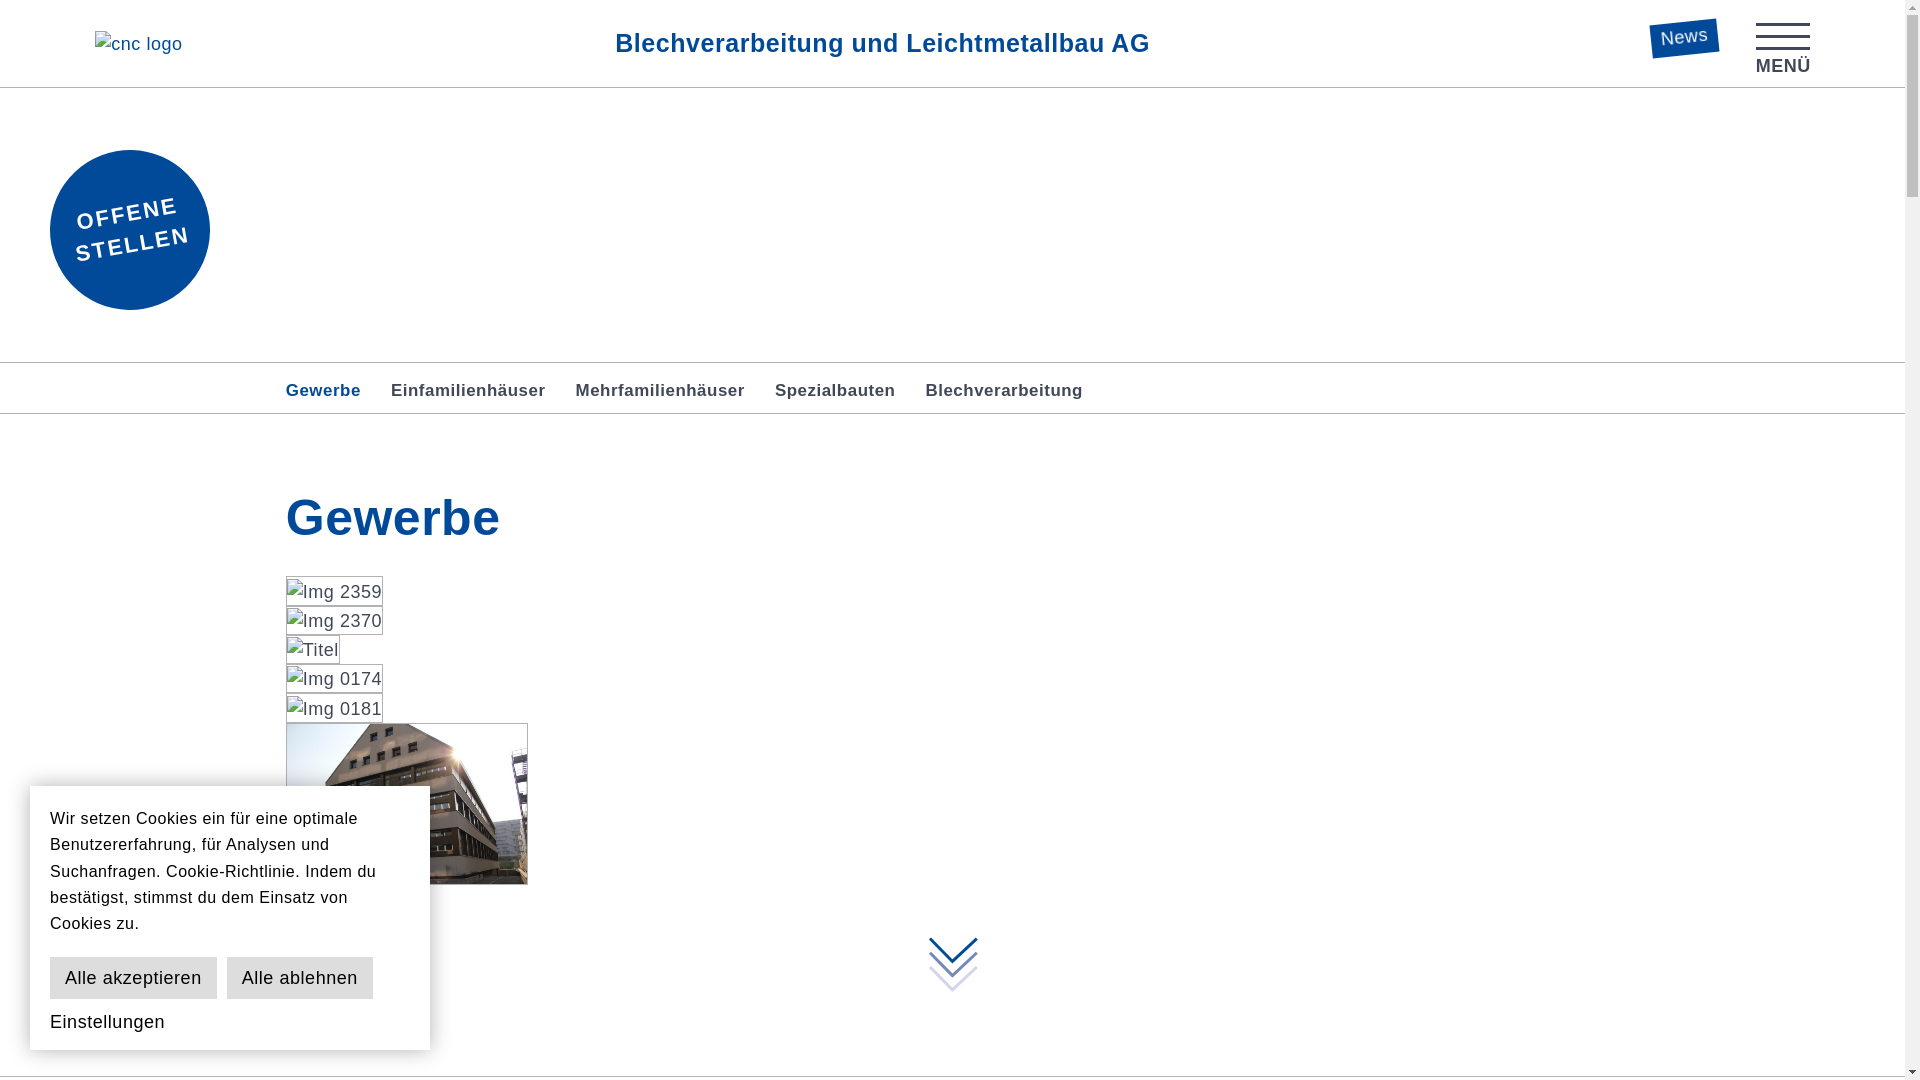 The image size is (1920, 1080). Describe the element at coordinates (49, 1022) in the screenshot. I see `'Einstellungen'` at that location.